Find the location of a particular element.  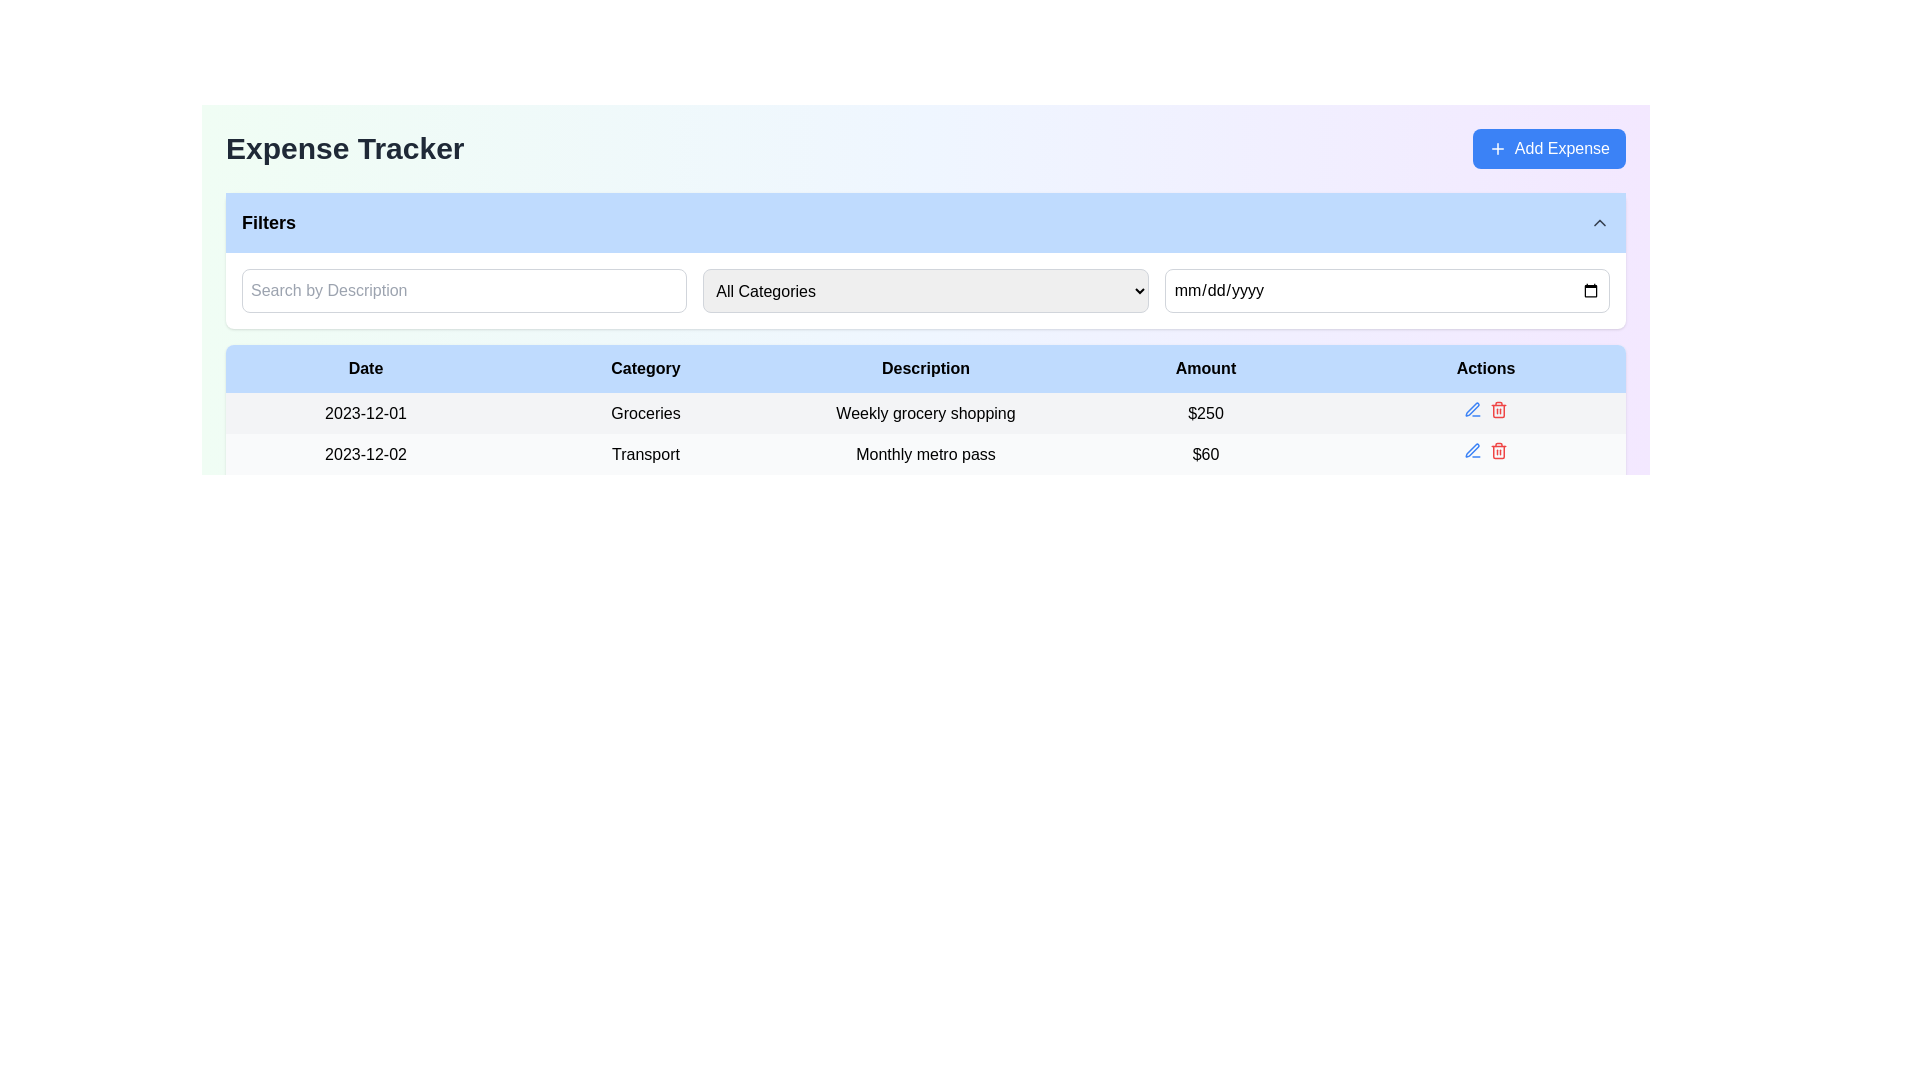

the label displaying '$60' in the 'Amount' column of the transport expense row for 'Monthly metro pass' is located at coordinates (1204, 454).